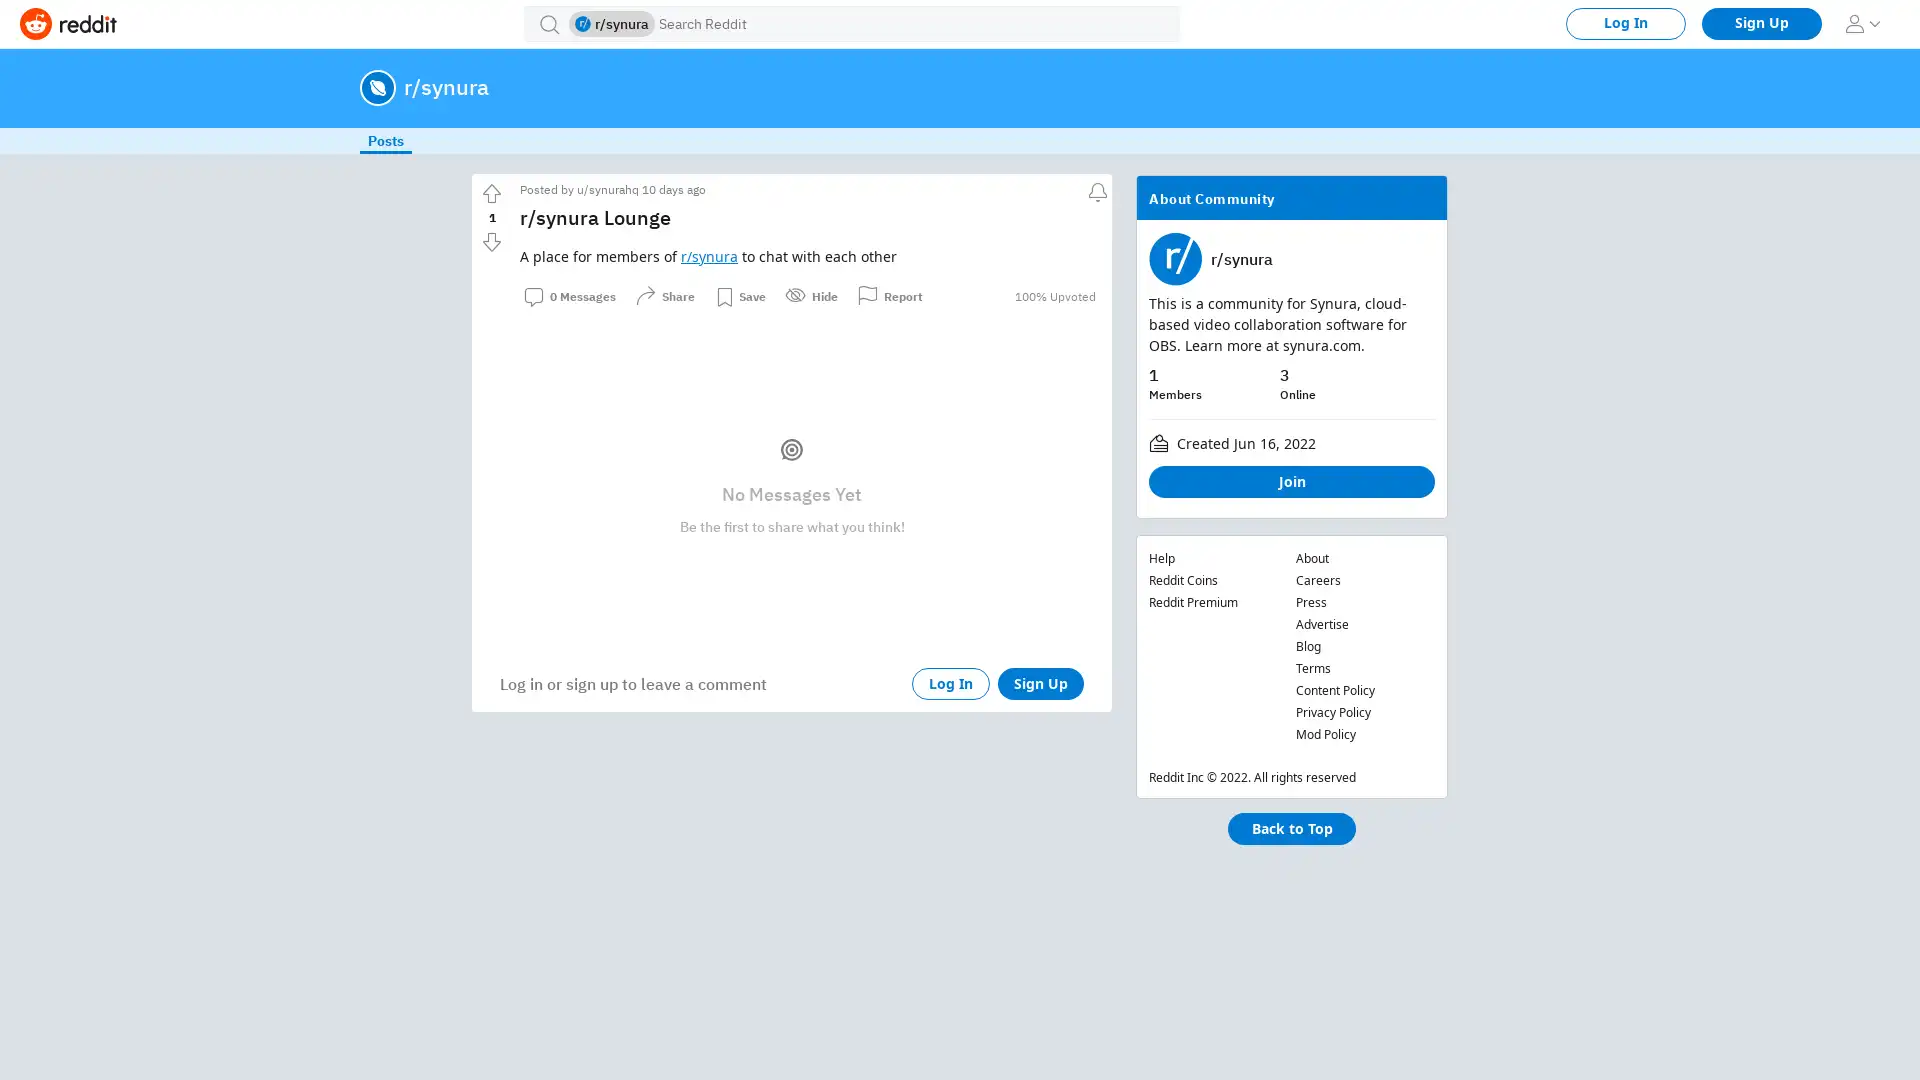 Image resolution: width=1920 pixels, height=1080 pixels. What do you see at coordinates (1626, 23) in the screenshot?
I see `Log In` at bounding box center [1626, 23].